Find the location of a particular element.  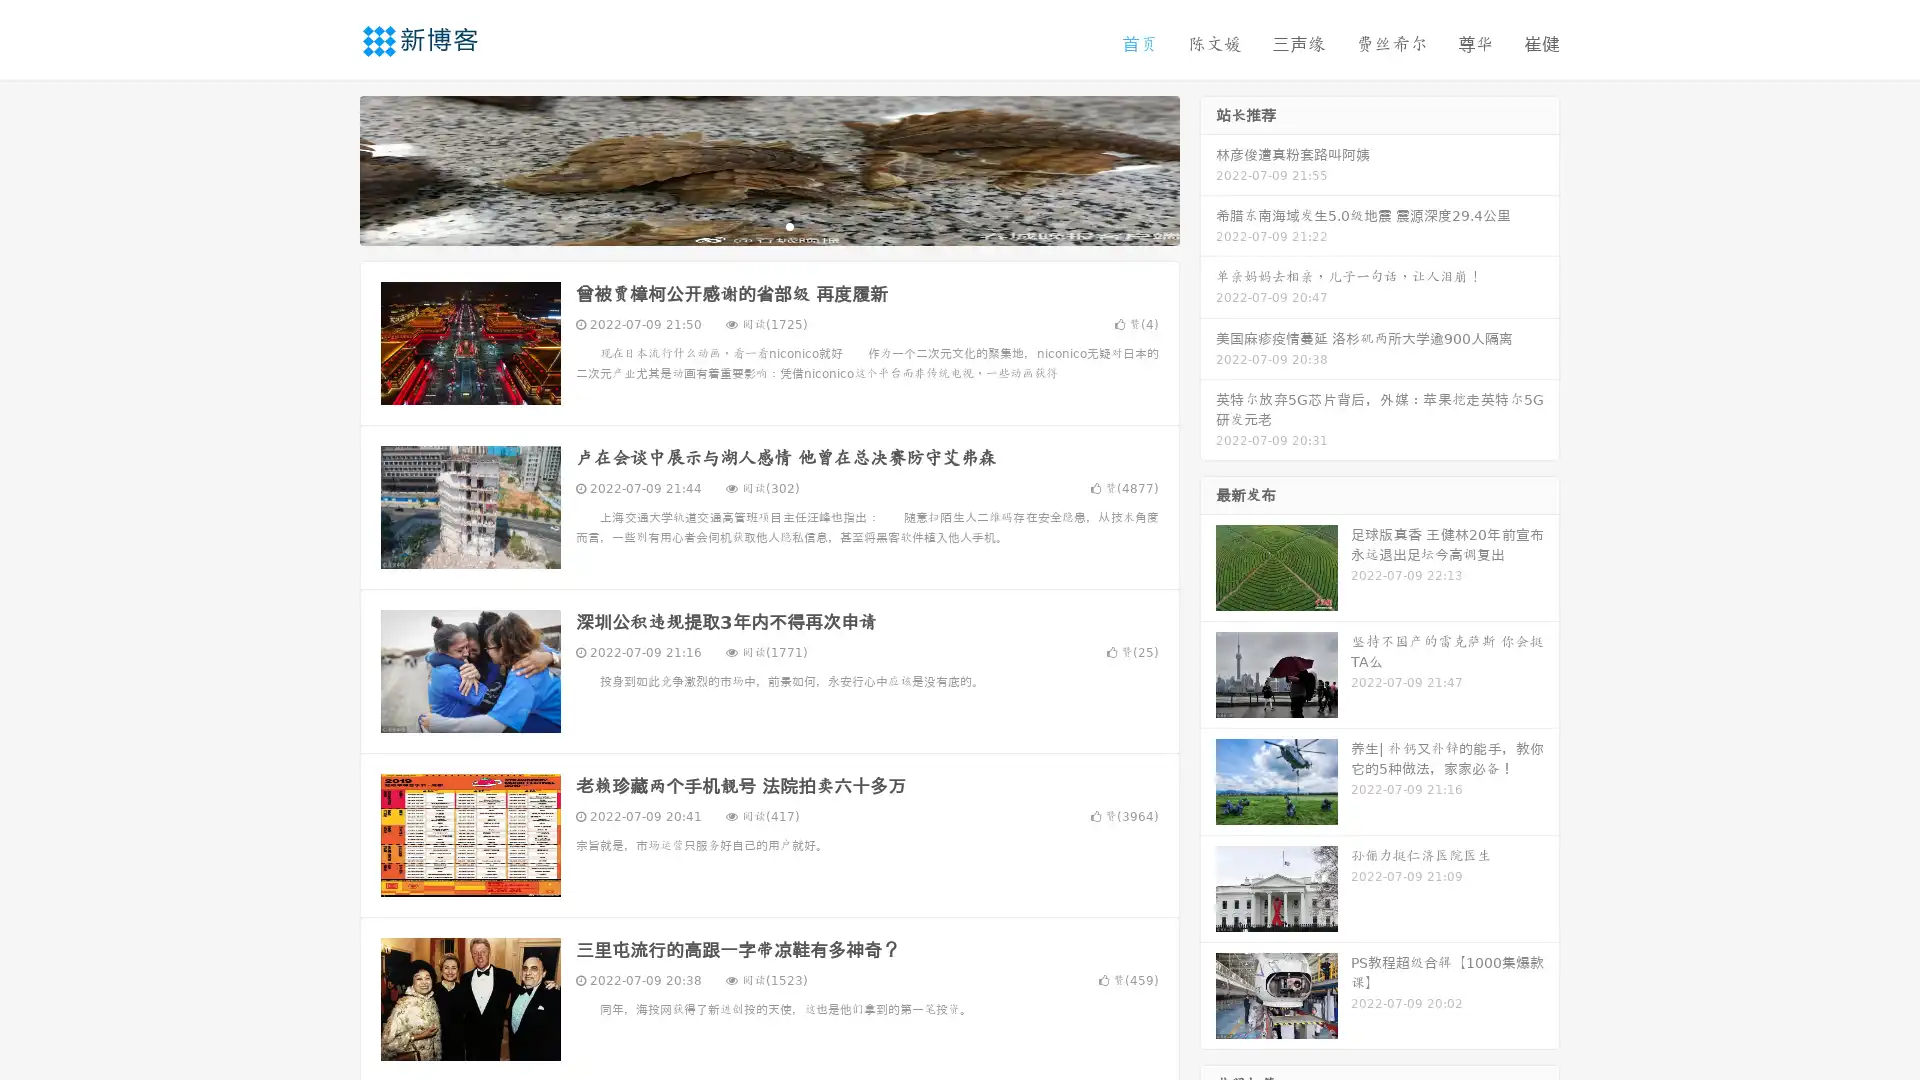

Next slide is located at coordinates (1208, 168).